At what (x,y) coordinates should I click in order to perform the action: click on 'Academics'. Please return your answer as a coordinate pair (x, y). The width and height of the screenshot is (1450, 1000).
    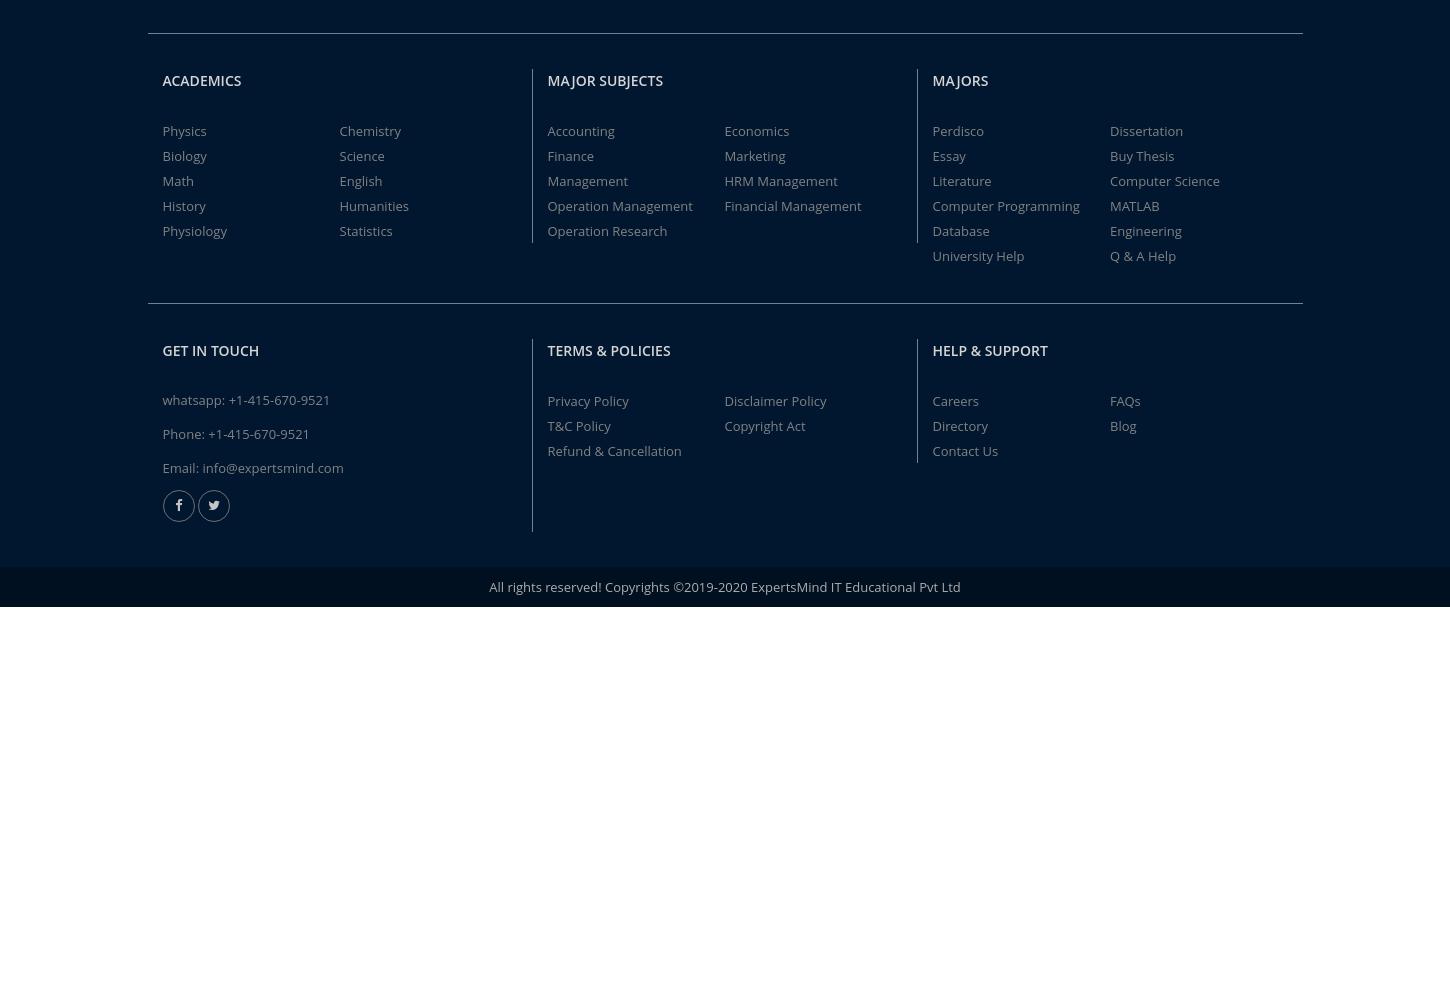
    Looking at the image, I should click on (160, 78).